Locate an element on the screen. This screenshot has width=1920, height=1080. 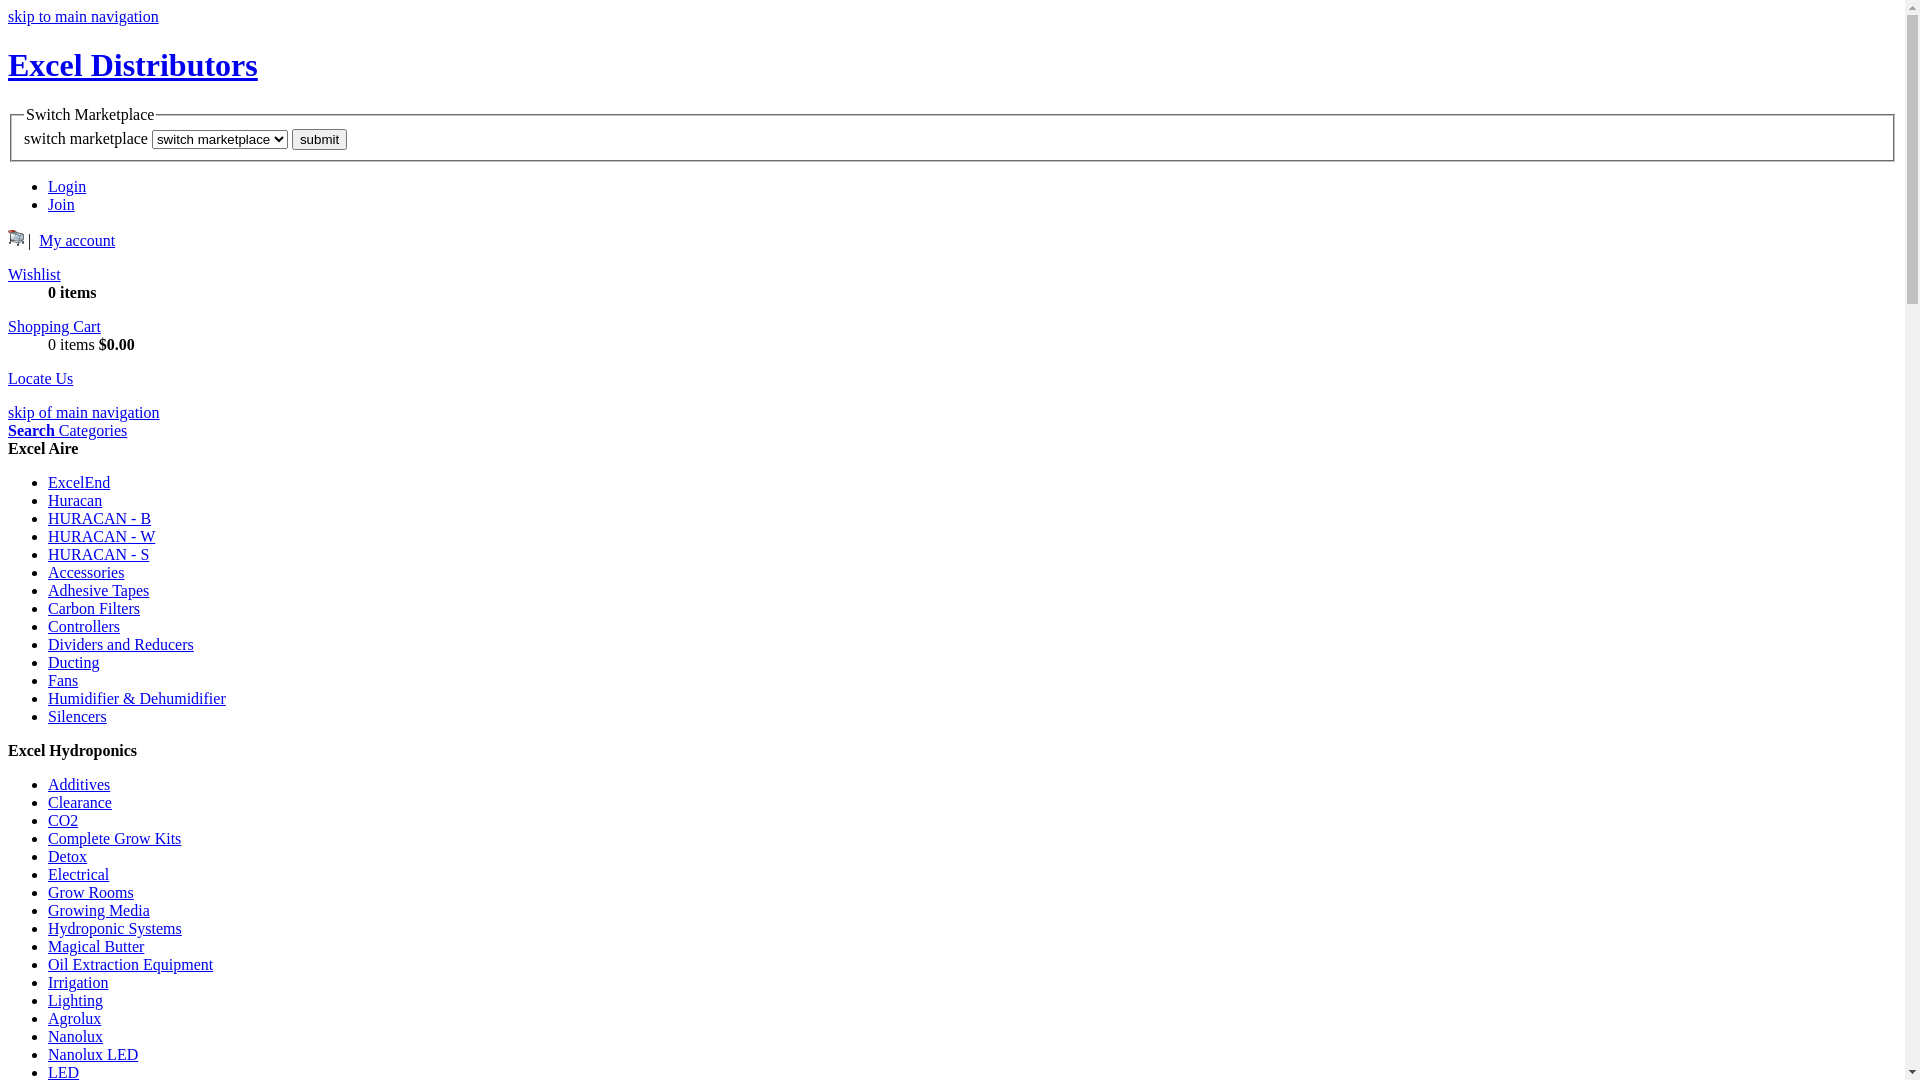
'Excel Distributors' is located at coordinates (132, 64).